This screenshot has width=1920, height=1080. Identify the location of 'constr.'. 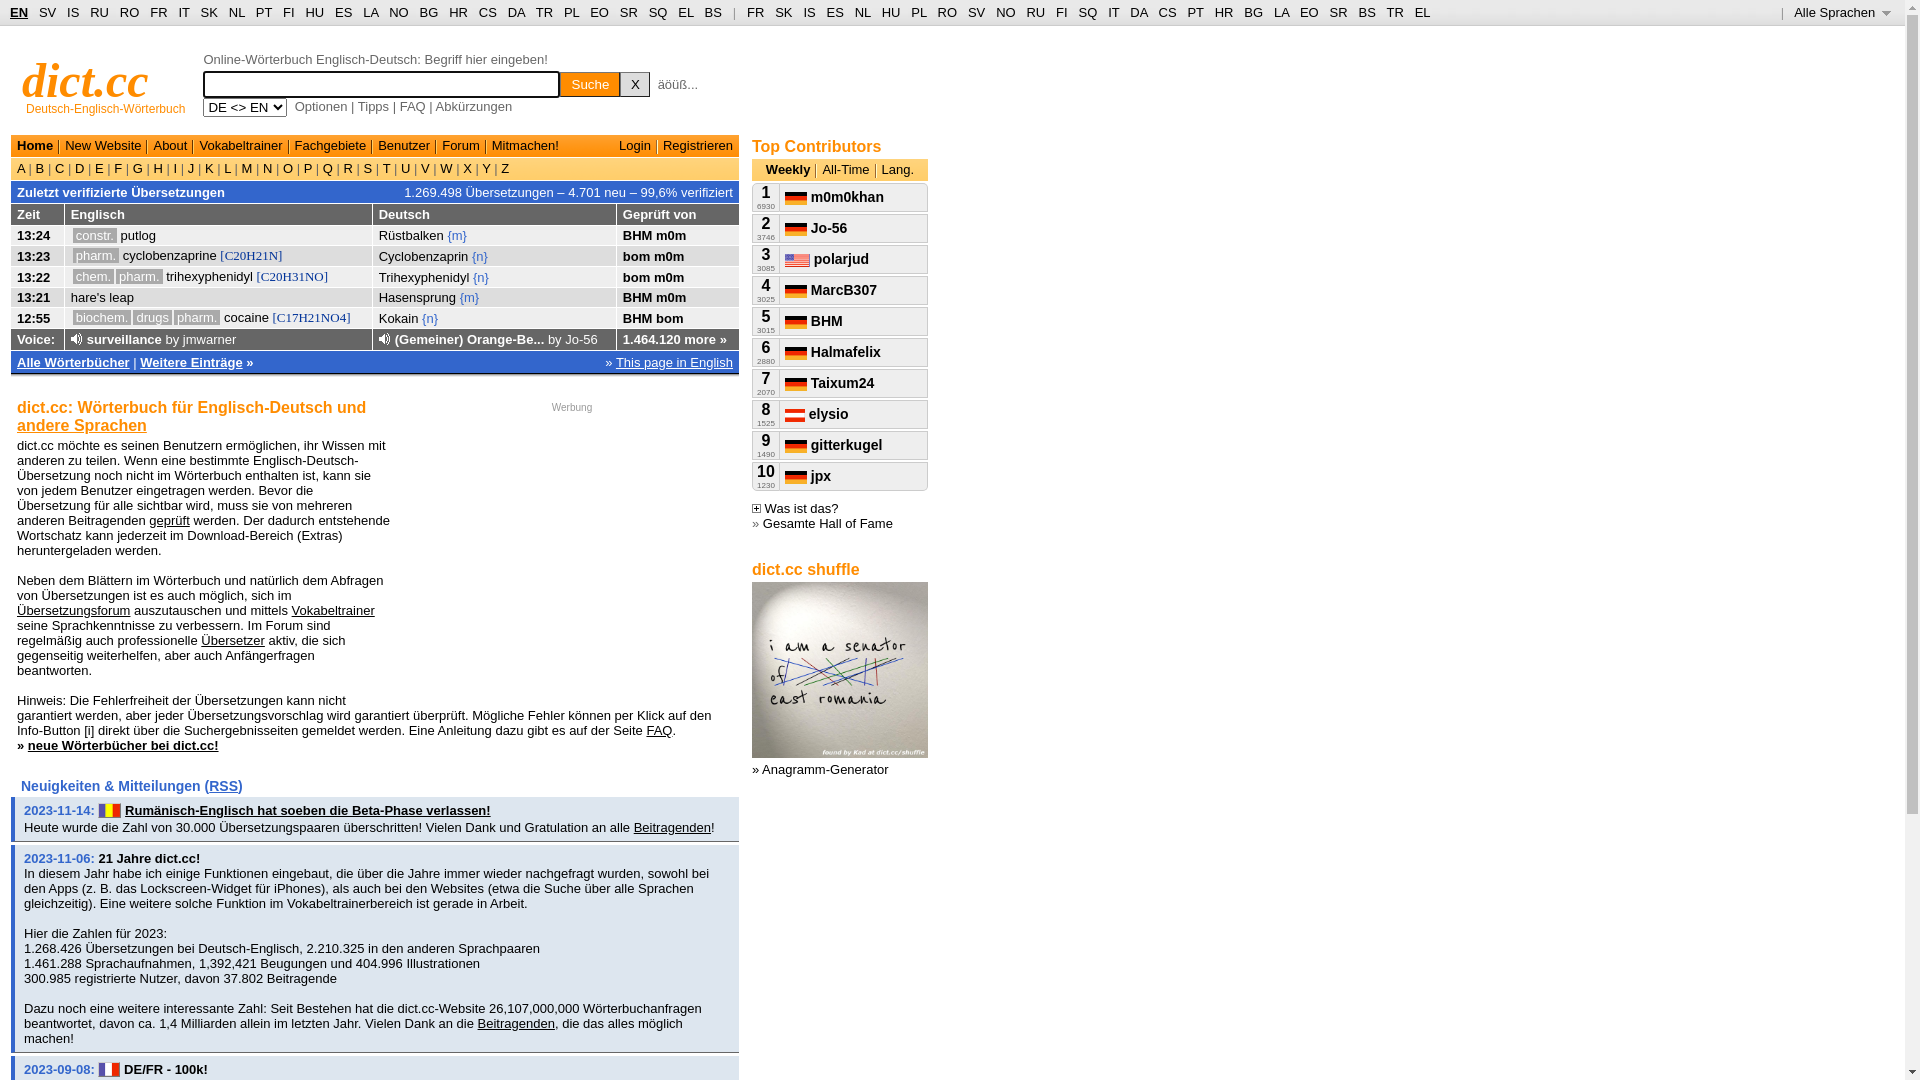
(72, 234).